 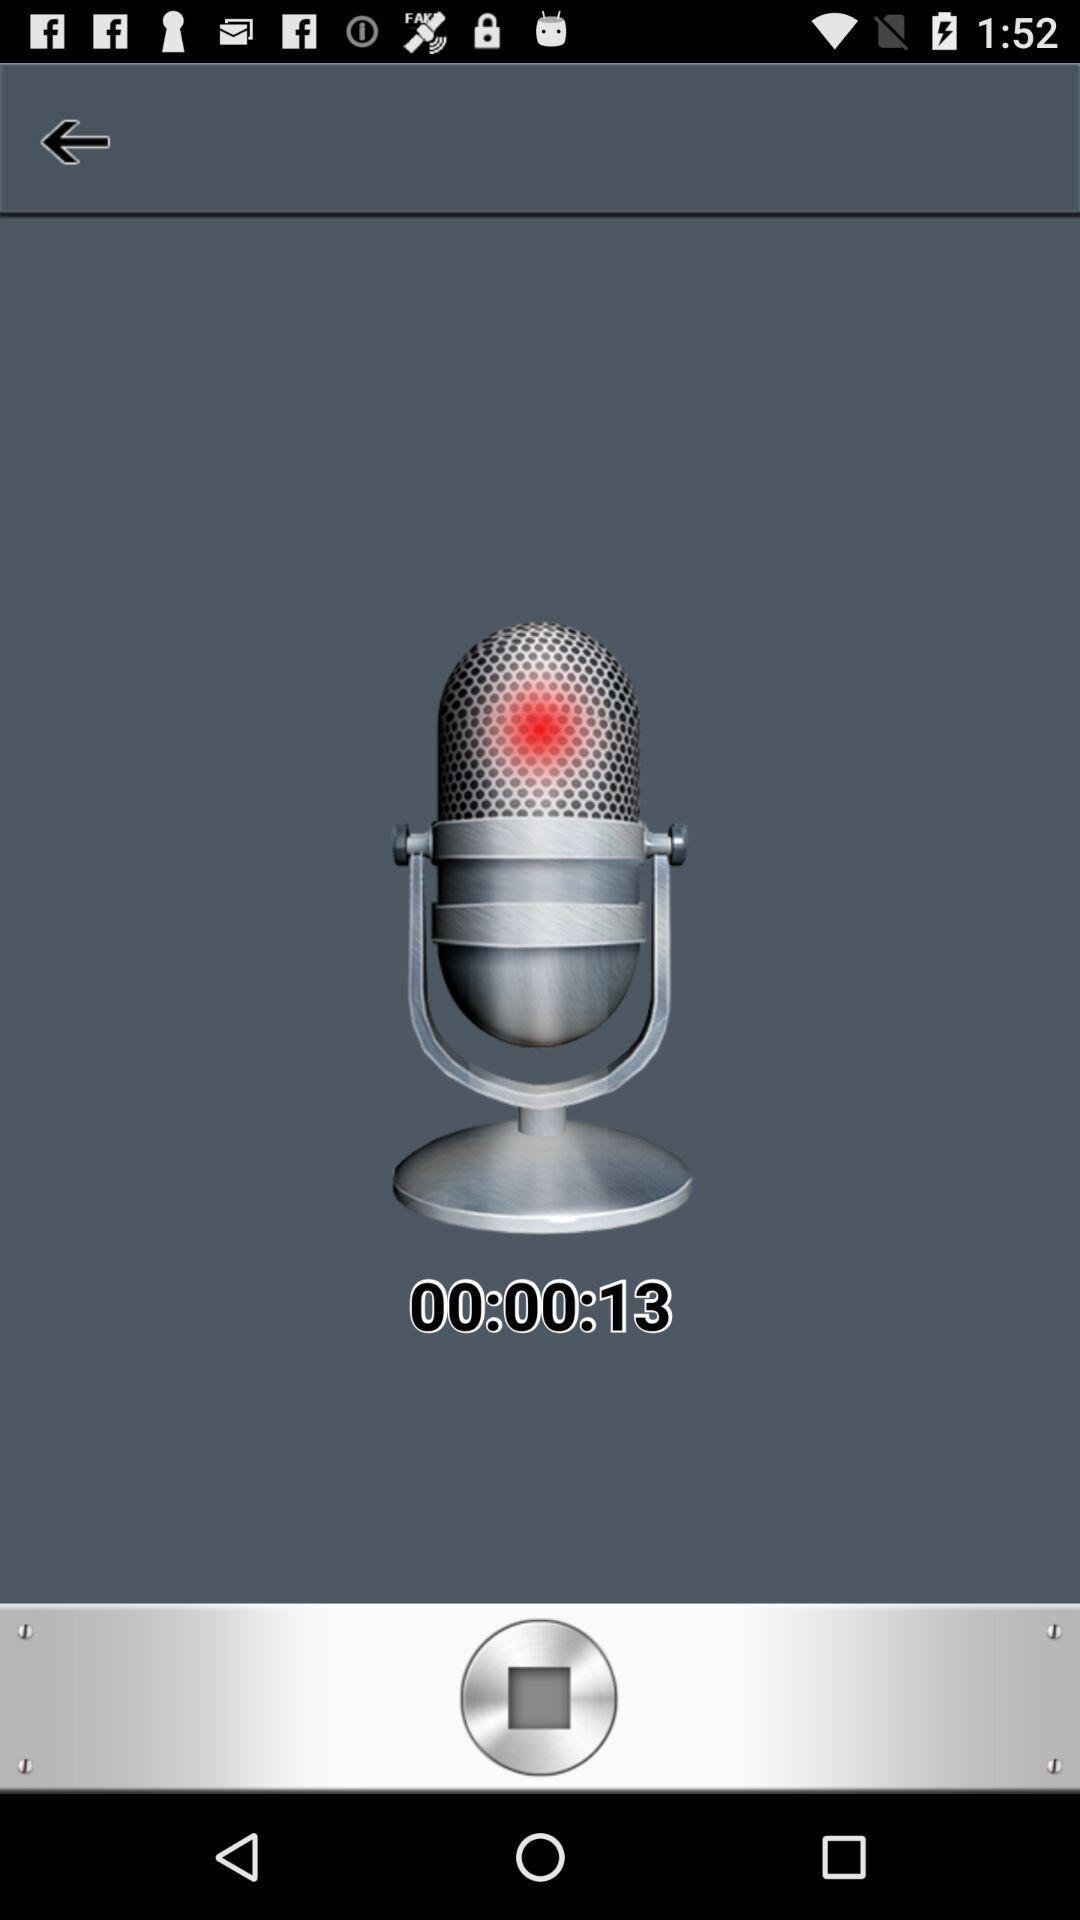 I want to click on stop function, so click(x=538, y=1697).